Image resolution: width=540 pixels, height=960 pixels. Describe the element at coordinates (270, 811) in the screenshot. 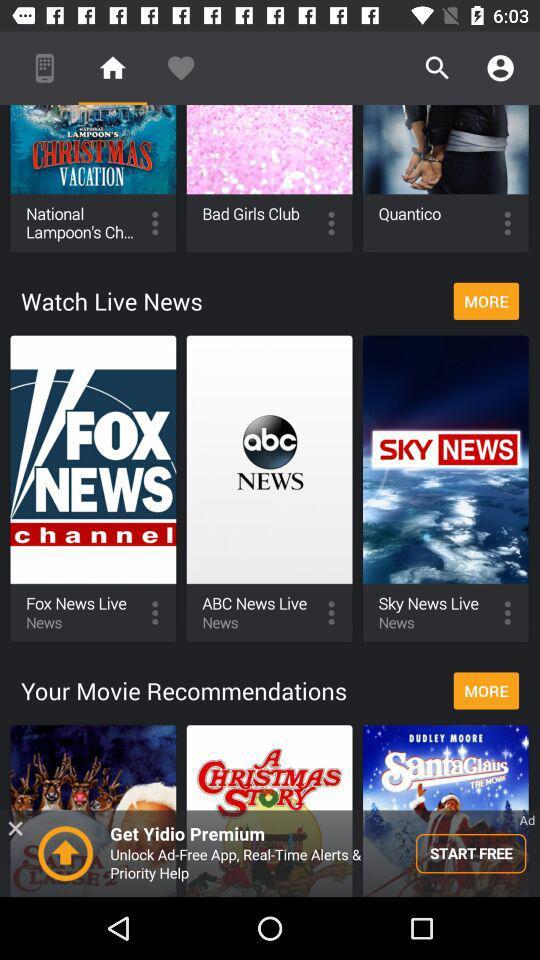

I see `the option which says a christmas story` at that location.